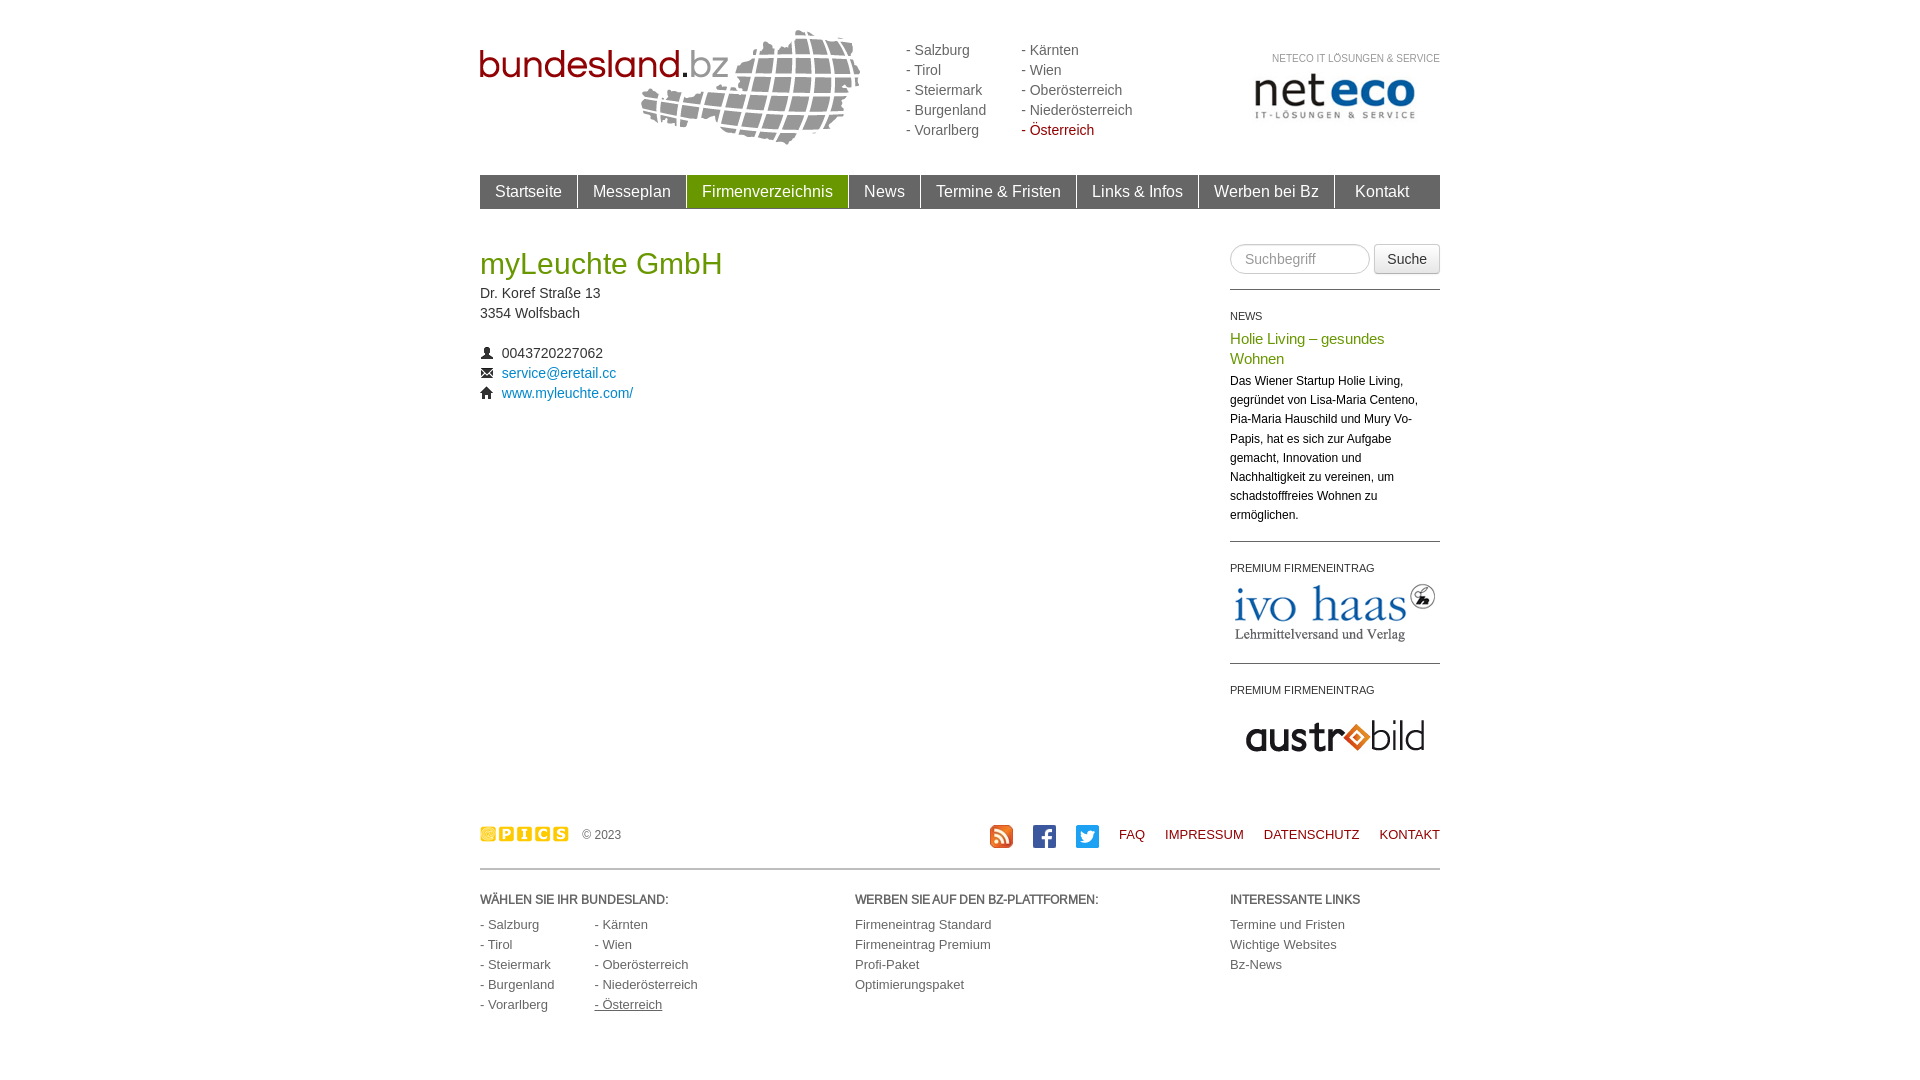 The height and width of the screenshot is (1080, 1920). What do you see at coordinates (517, 982) in the screenshot?
I see `'- Burgenland'` at bounding box center [517, 982].